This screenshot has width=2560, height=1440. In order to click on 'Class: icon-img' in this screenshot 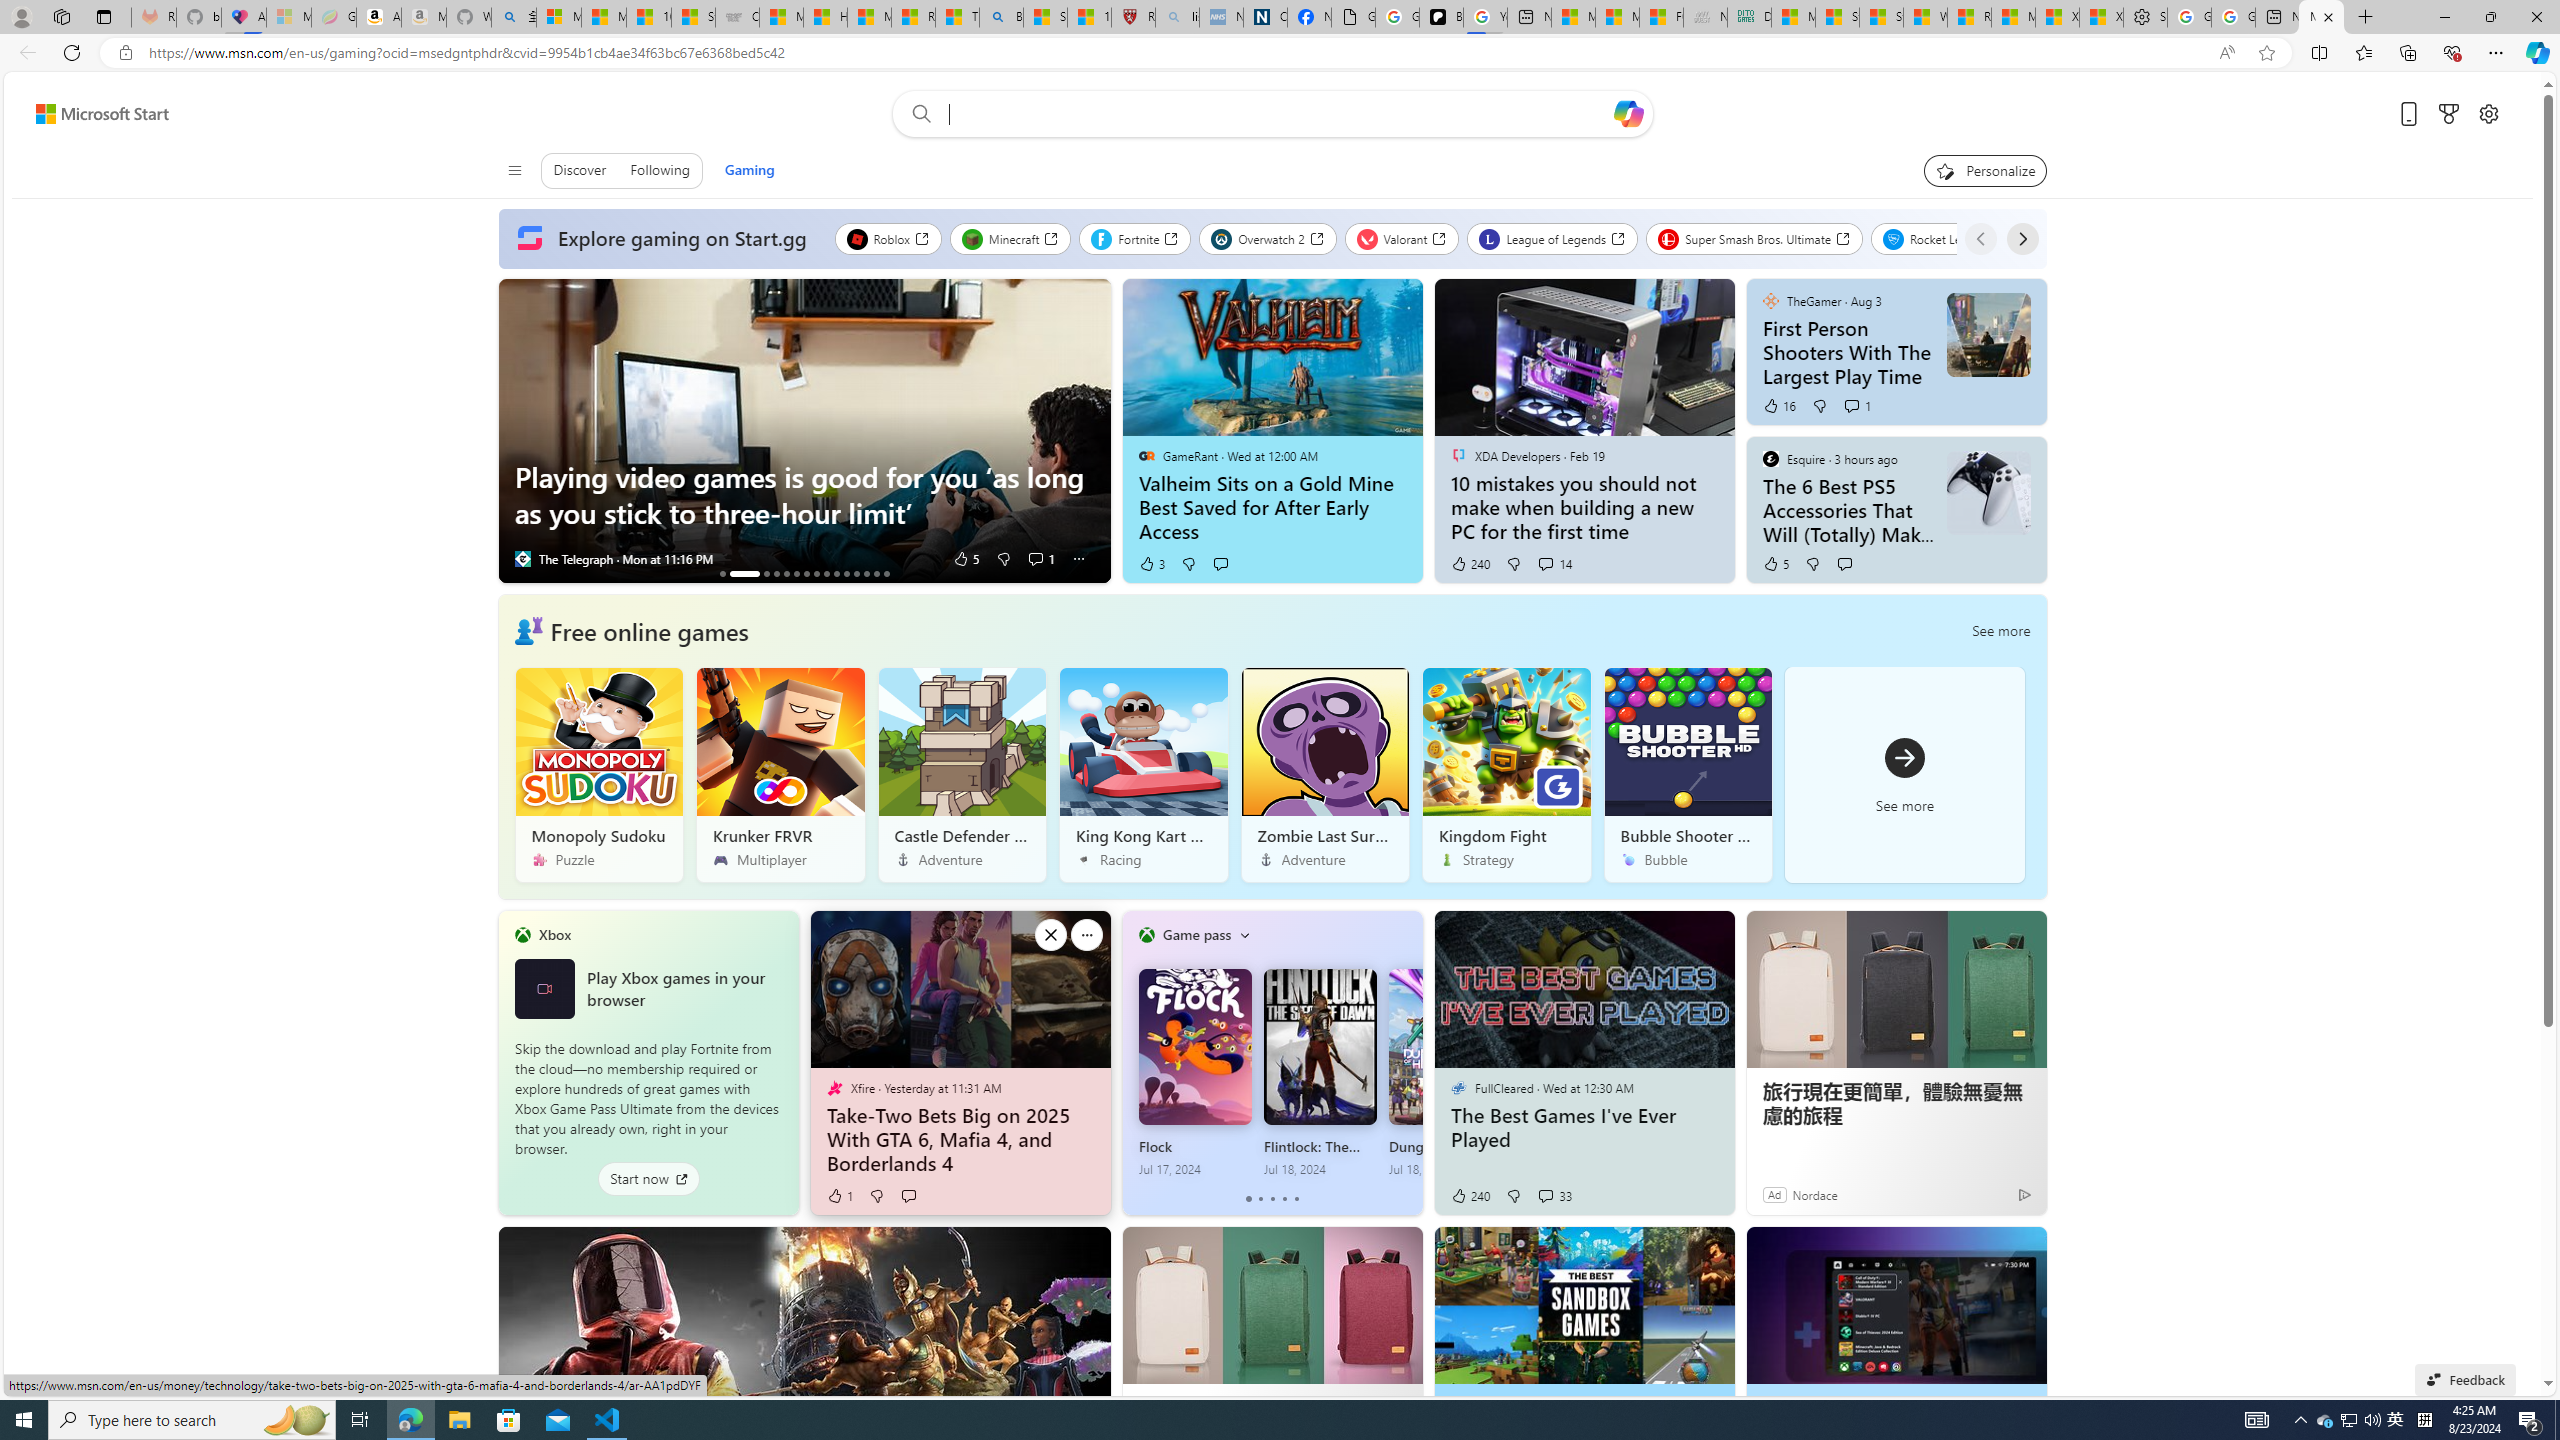, I will do `click(1244, 934)`.